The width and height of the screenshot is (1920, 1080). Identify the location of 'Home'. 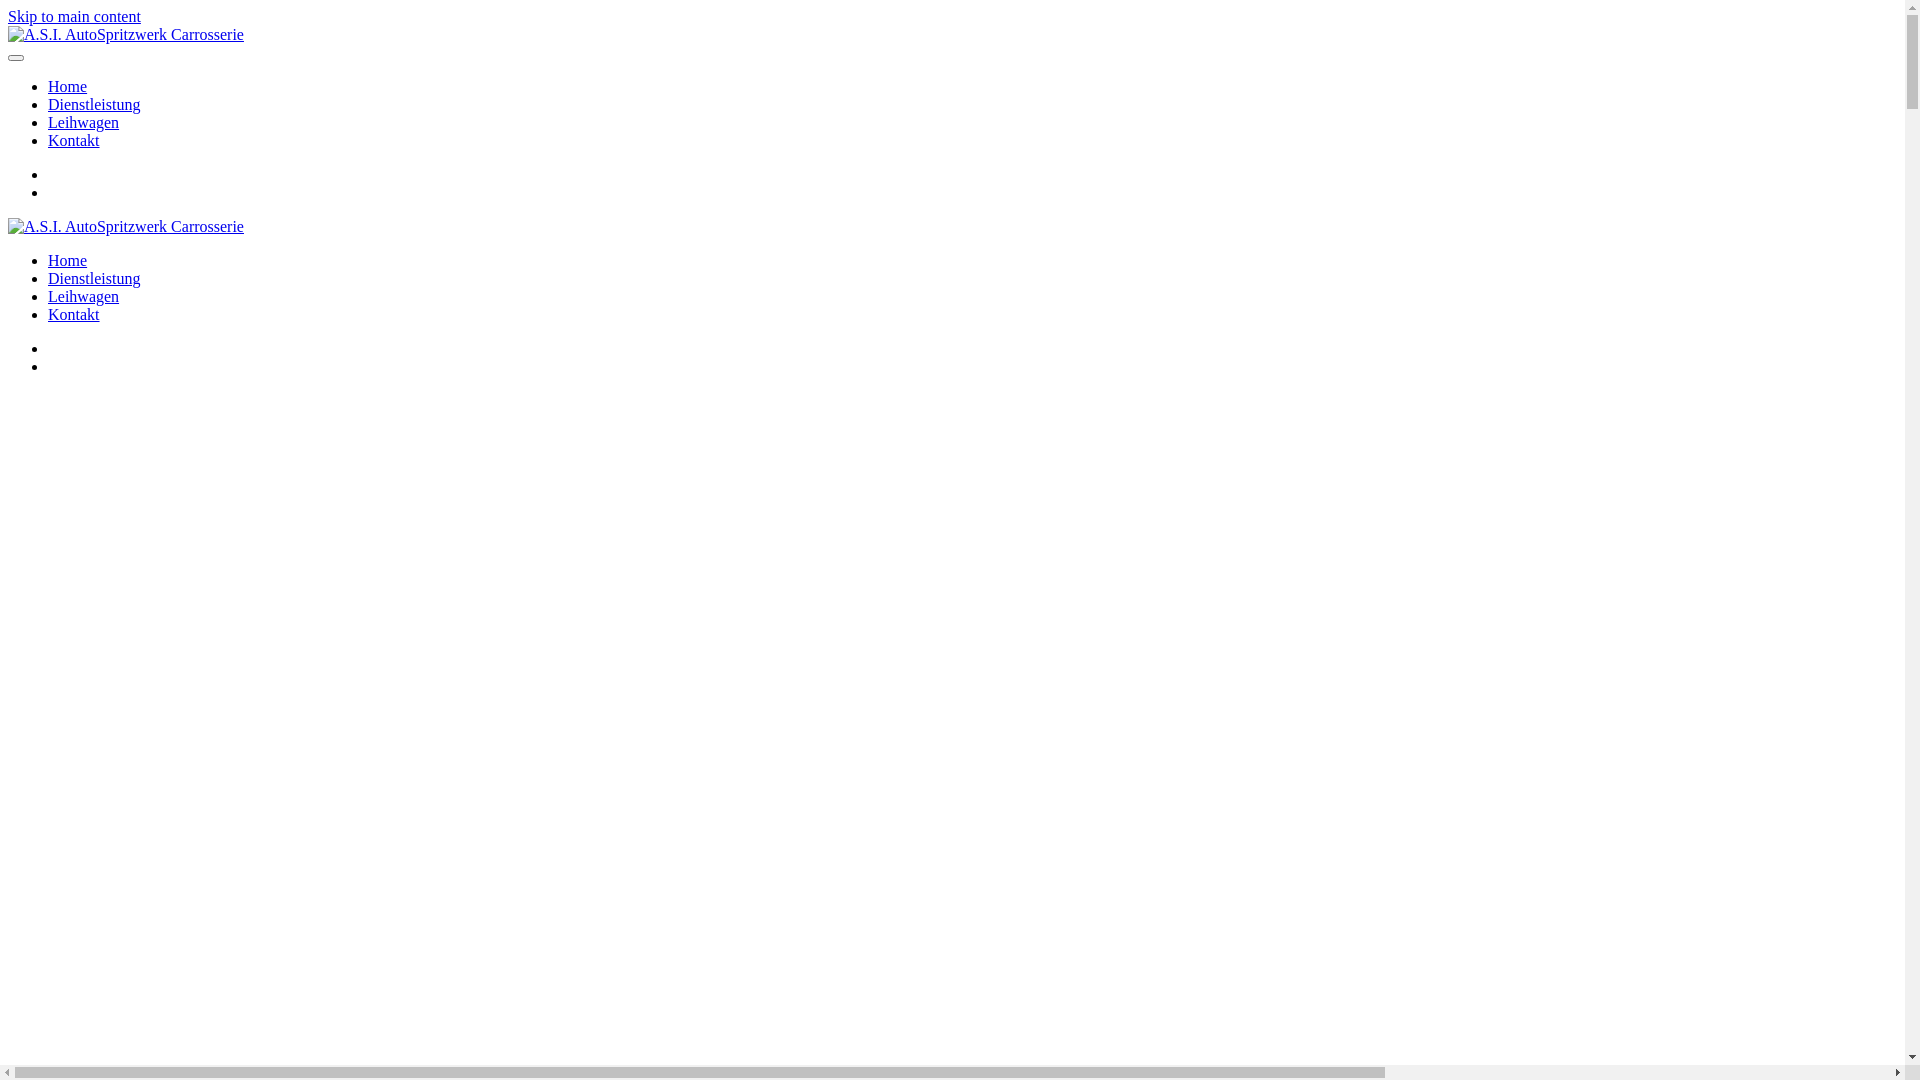
(67, 85).